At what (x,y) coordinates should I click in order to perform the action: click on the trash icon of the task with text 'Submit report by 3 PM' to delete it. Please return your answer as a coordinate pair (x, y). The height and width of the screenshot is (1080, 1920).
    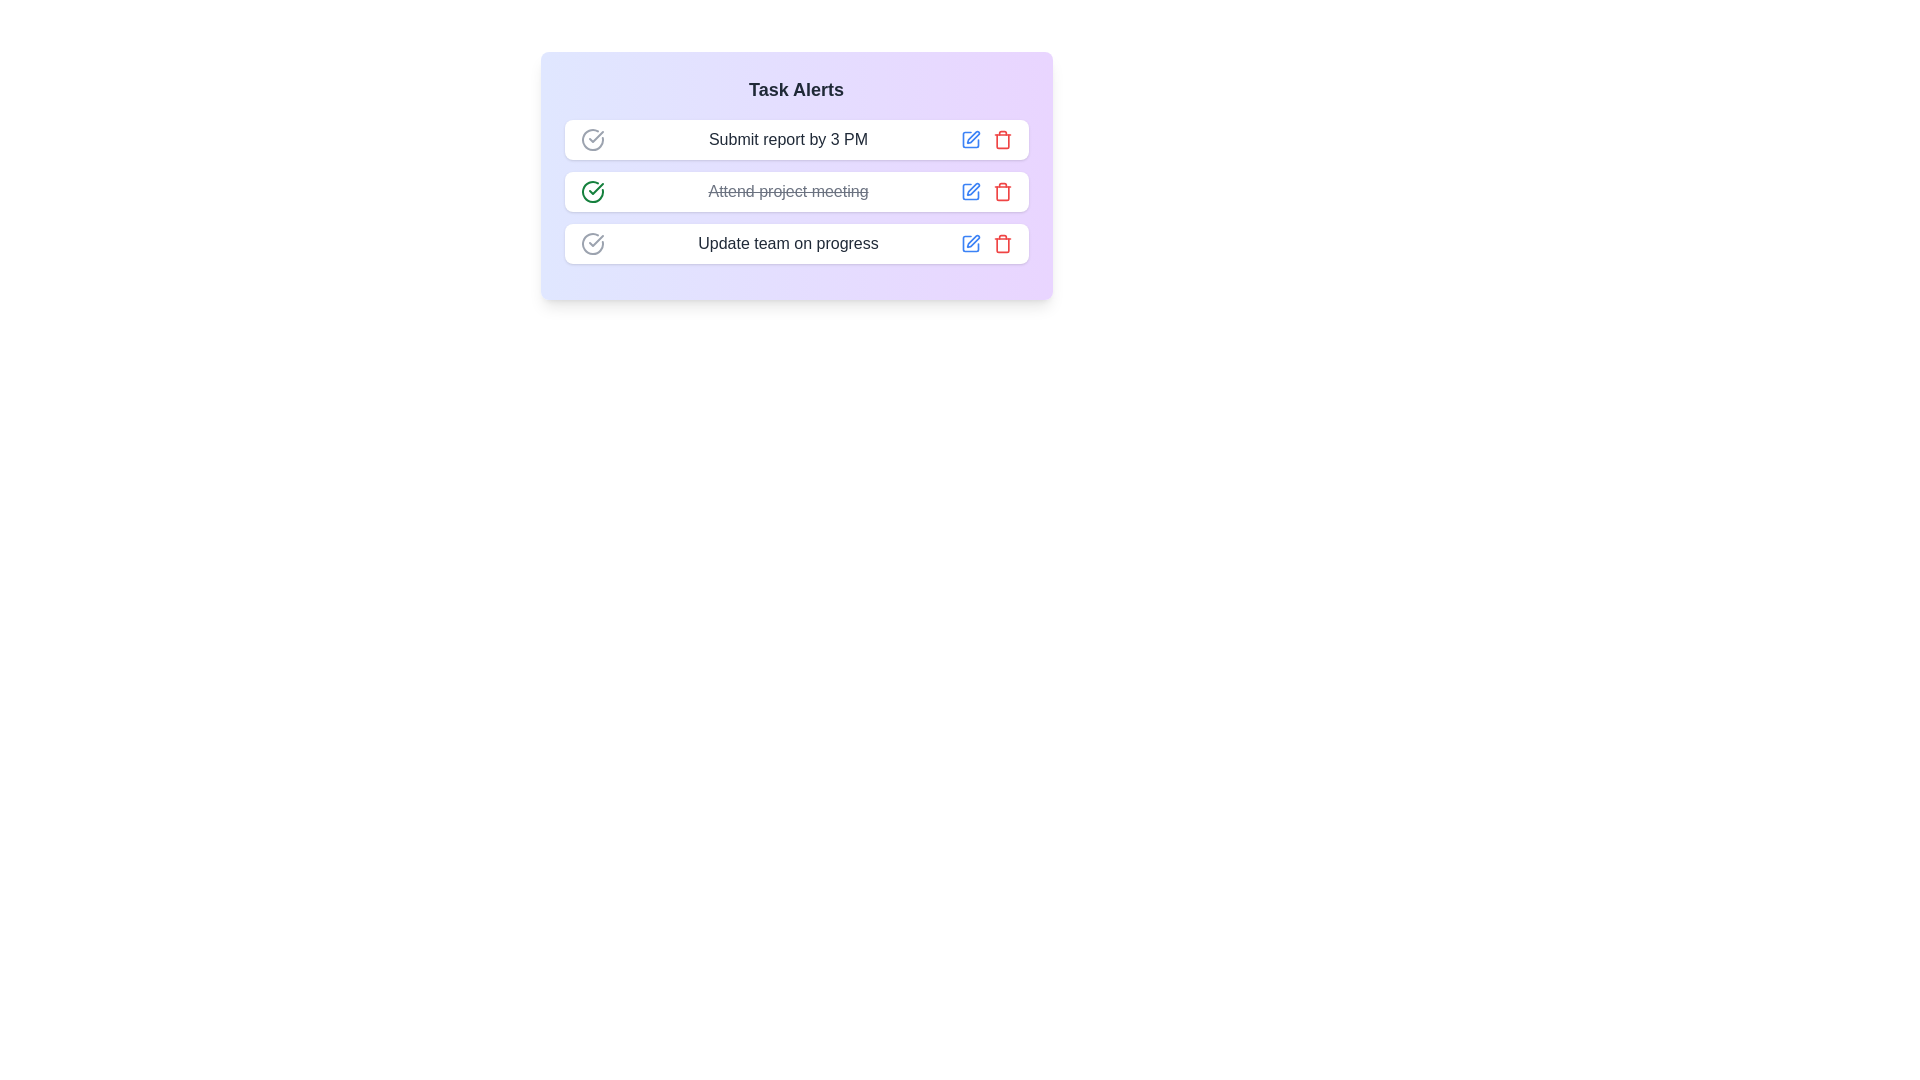
    Looking at the image, I should click on (1002, 138).